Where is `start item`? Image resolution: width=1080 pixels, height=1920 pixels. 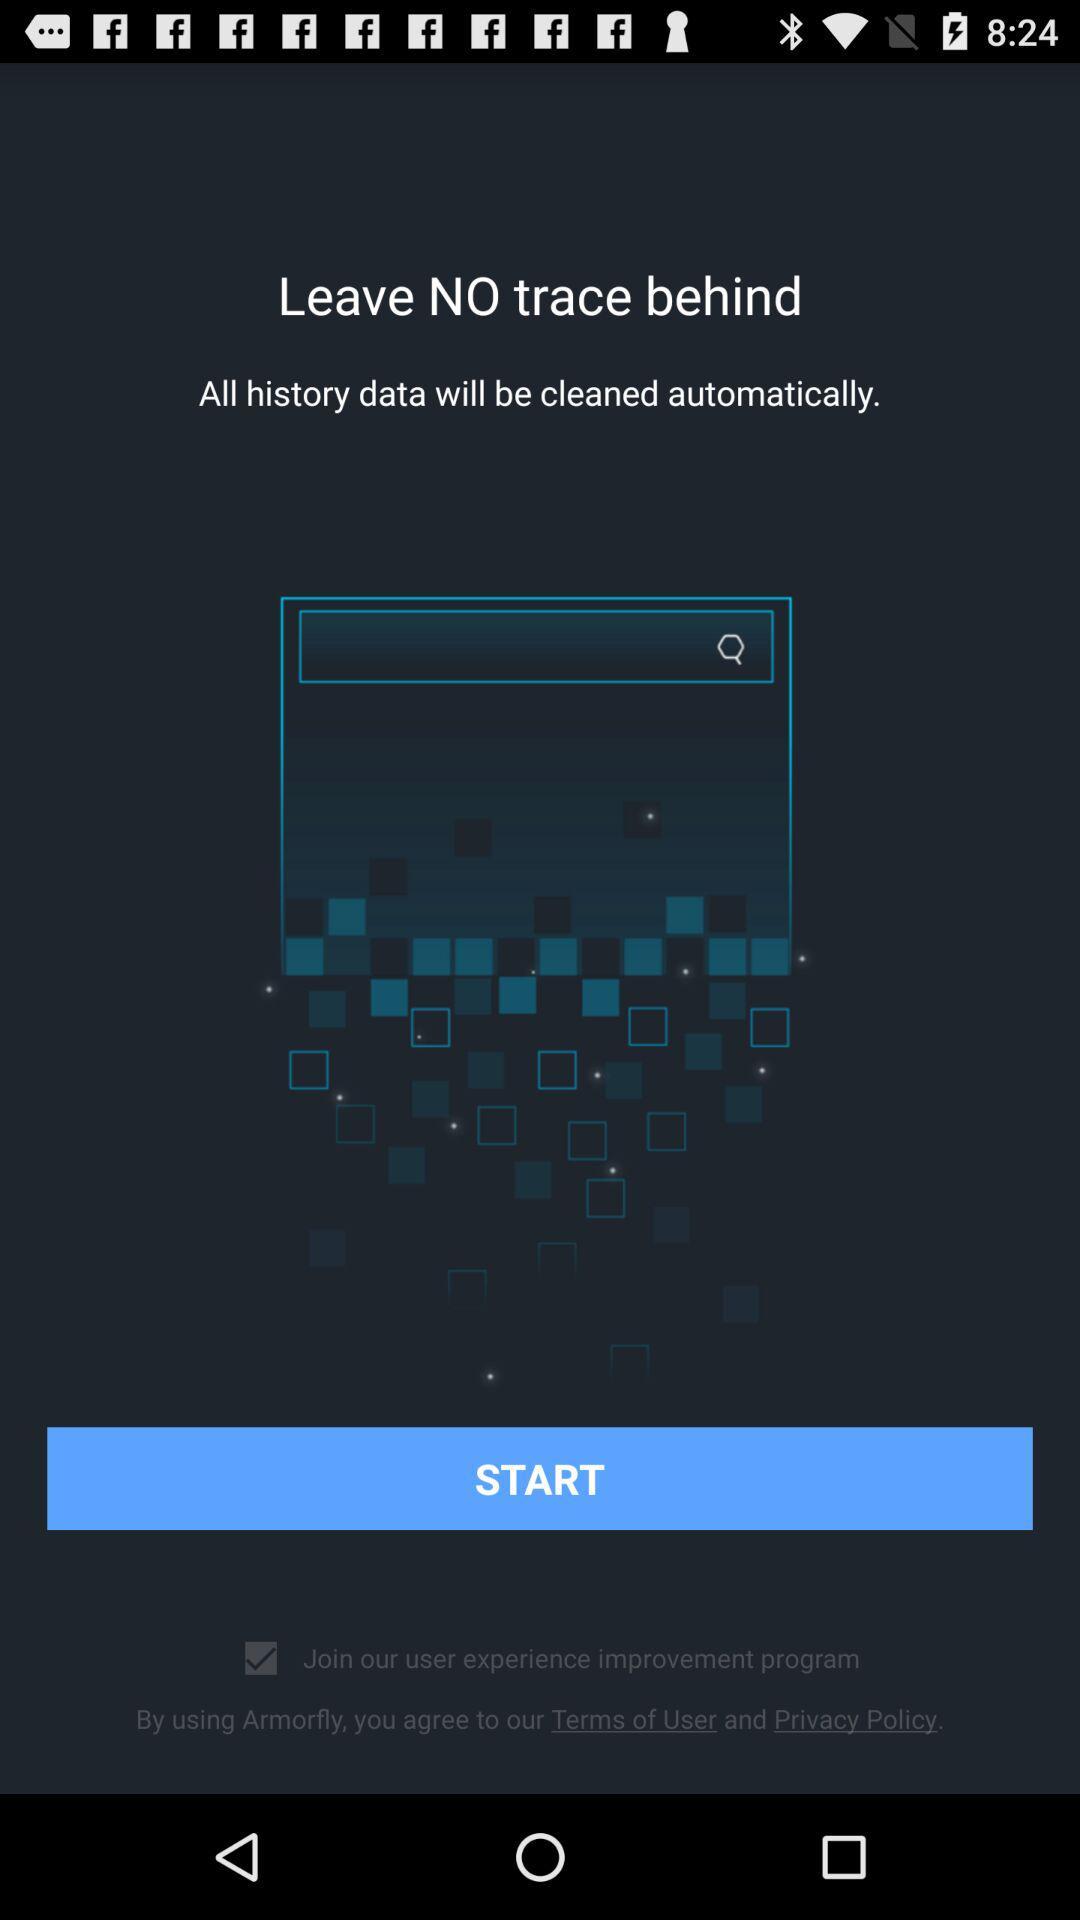
start item is located at coordinates (540, 1478).